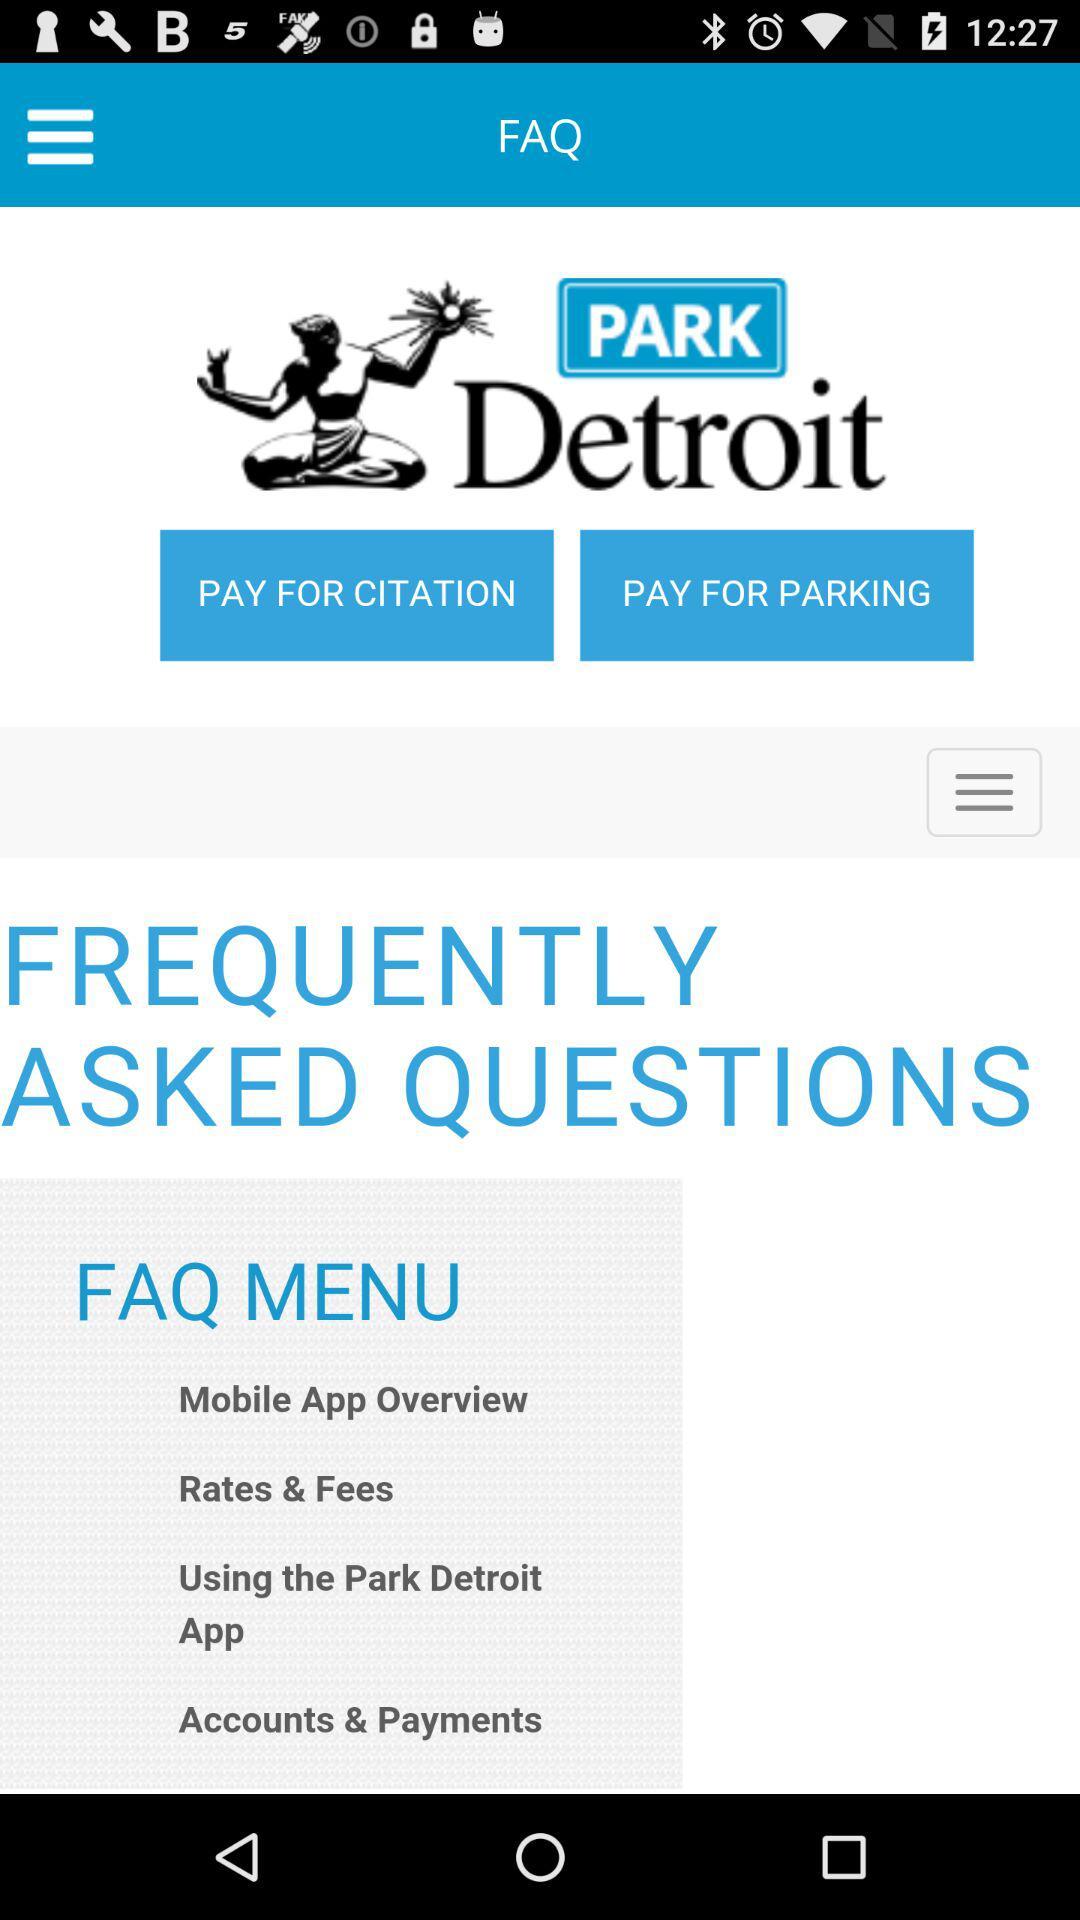  Describe the element at coordinates (540, 1000) in the screenshot. I see `share the article` at that location.